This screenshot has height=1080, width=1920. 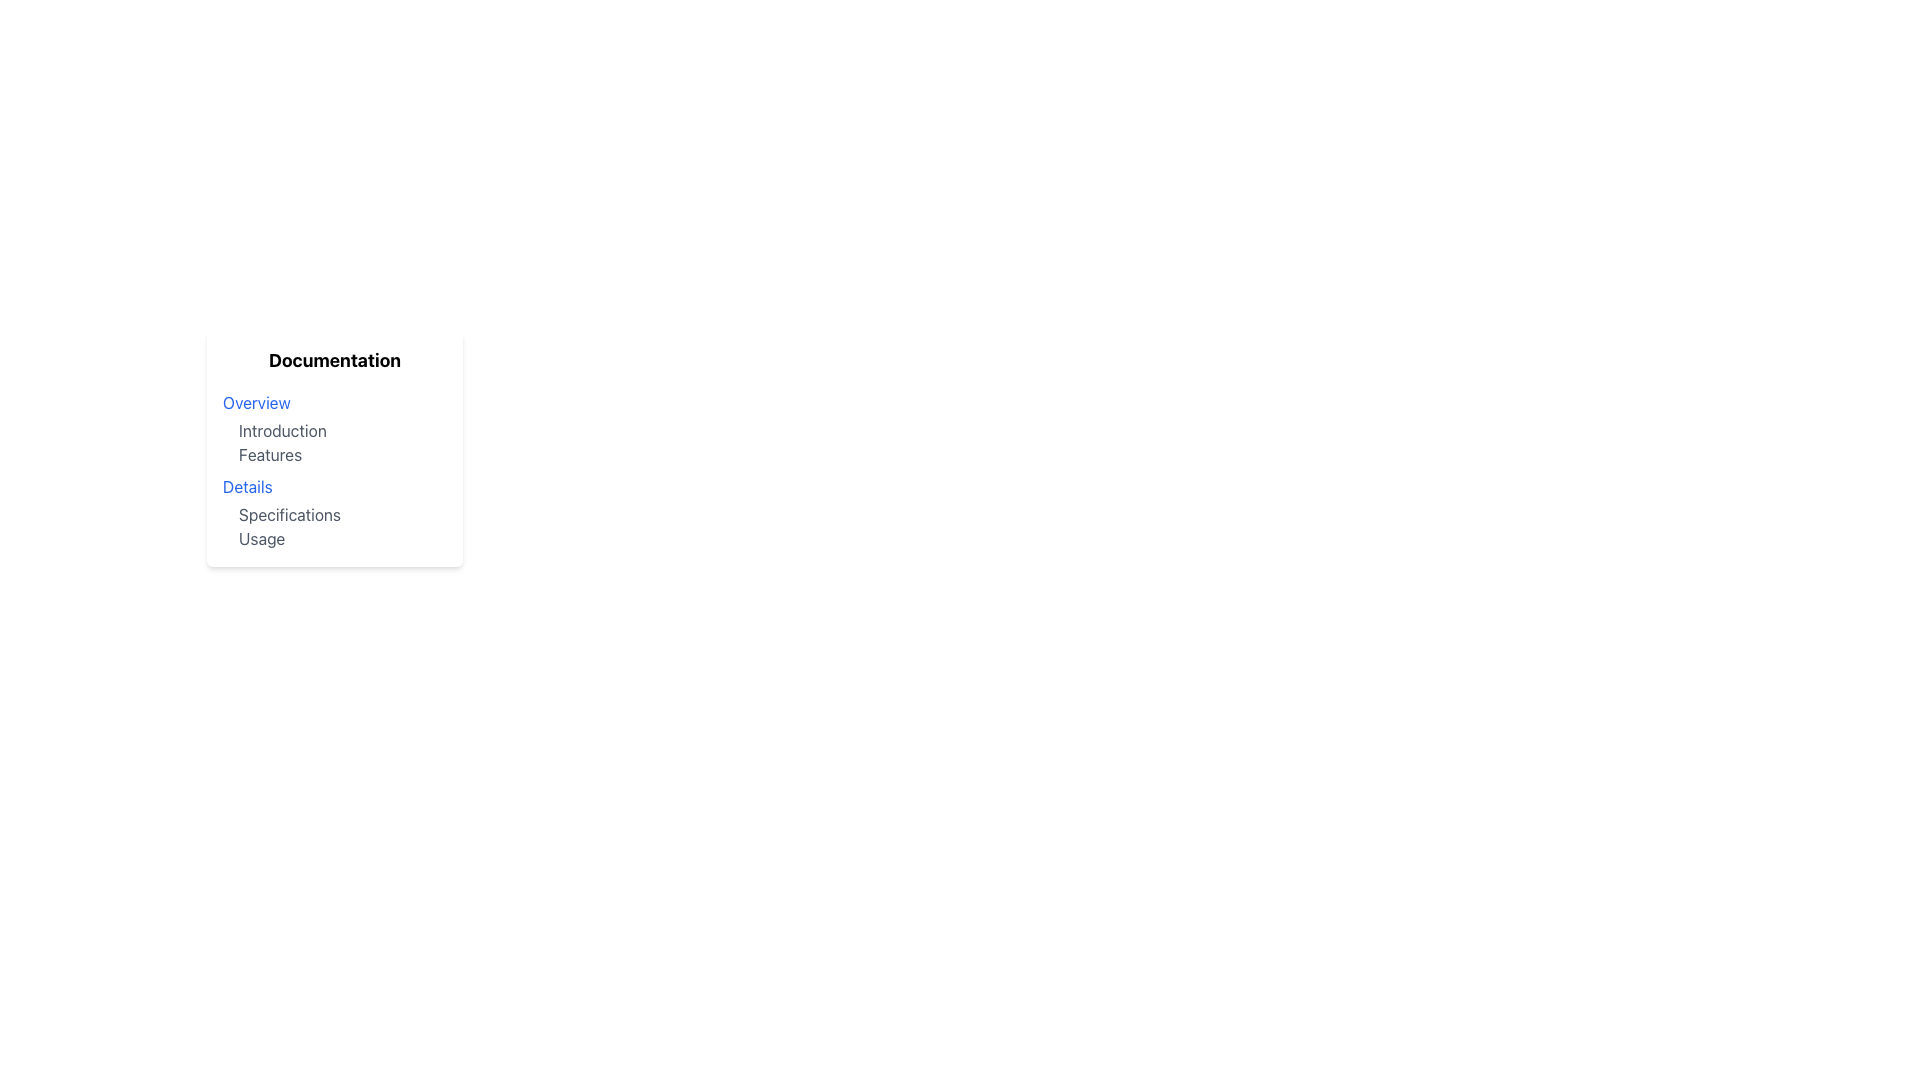 What do you see at coordinates (281, 430) in the screenshot?
I see `the 'Introduction' hyperlink in the vertical navigation menu` at bounding box center [281, 430].